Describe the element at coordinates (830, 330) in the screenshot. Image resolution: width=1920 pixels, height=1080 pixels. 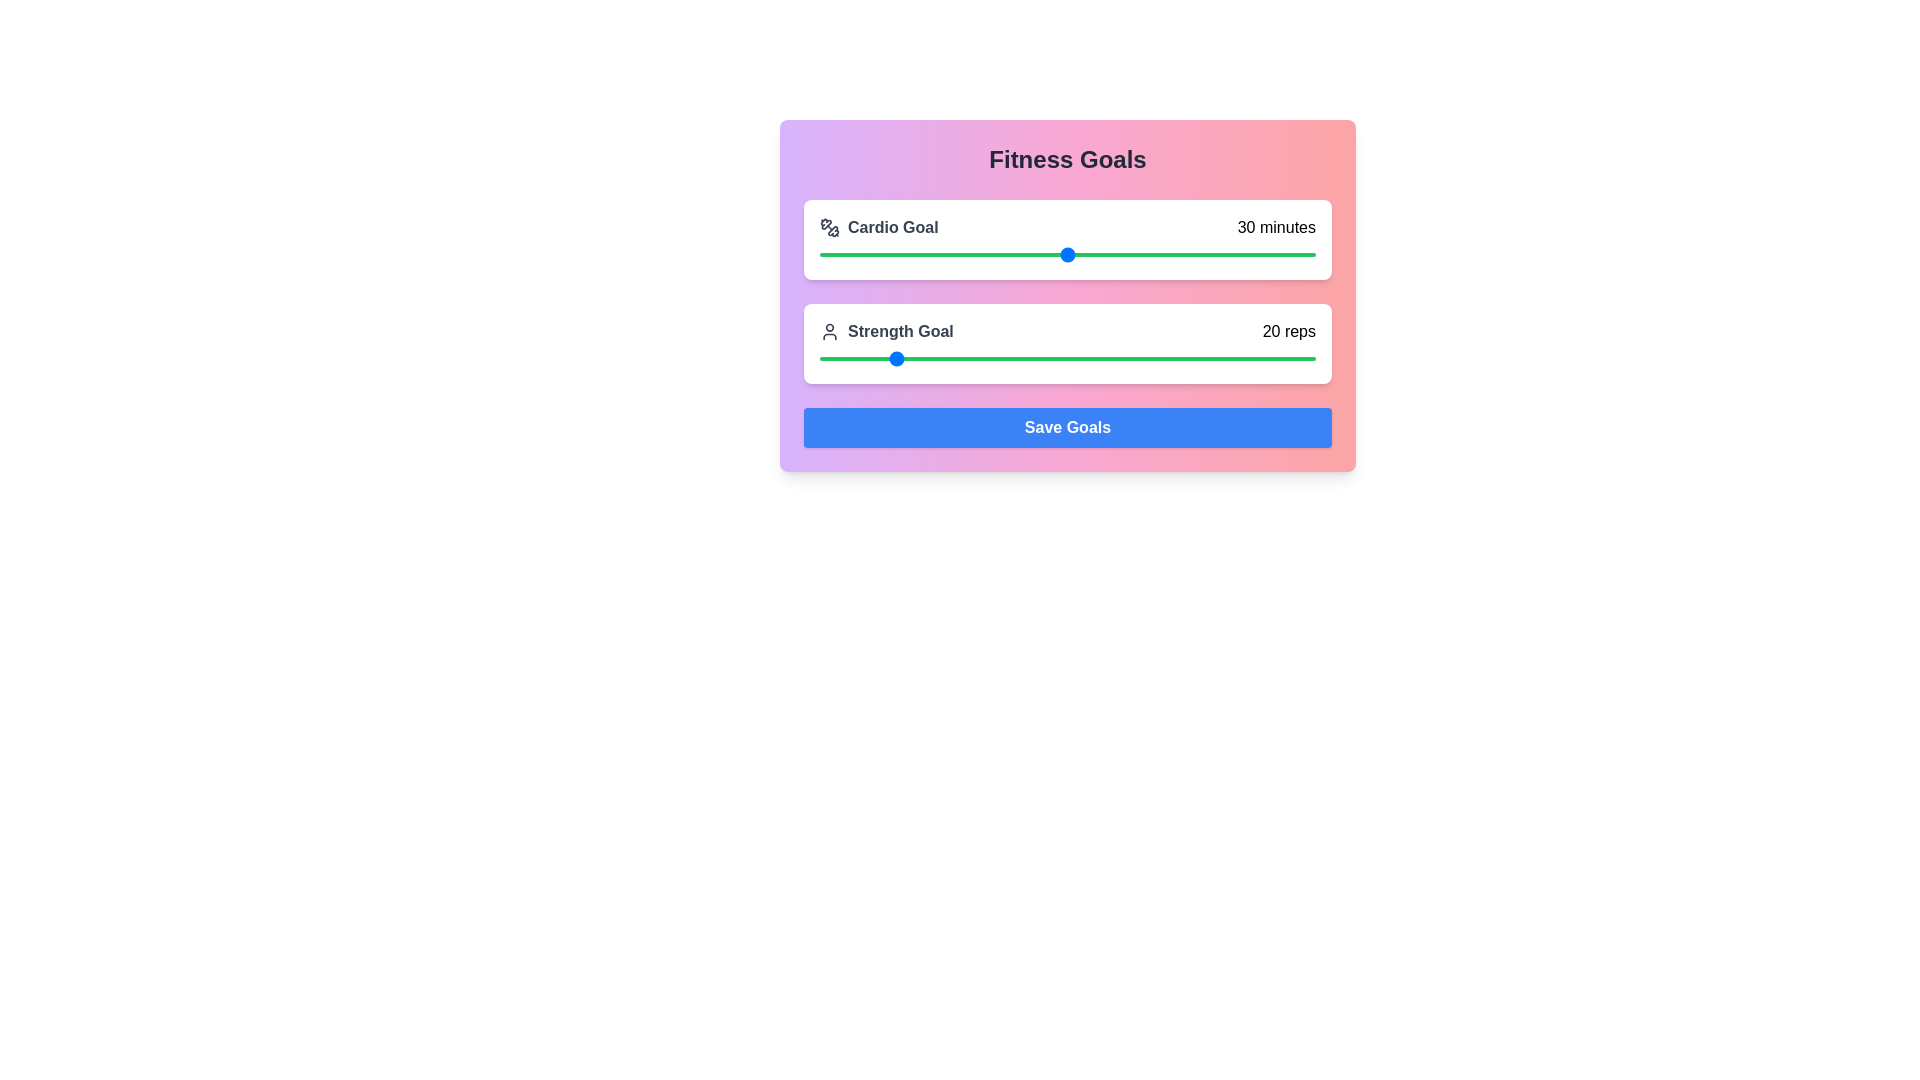
I see `the icon representing the 'Strength Goal' located to the left of the corresponding text in the lower section of the card interface under 'Fitness Goals.'` at that location.